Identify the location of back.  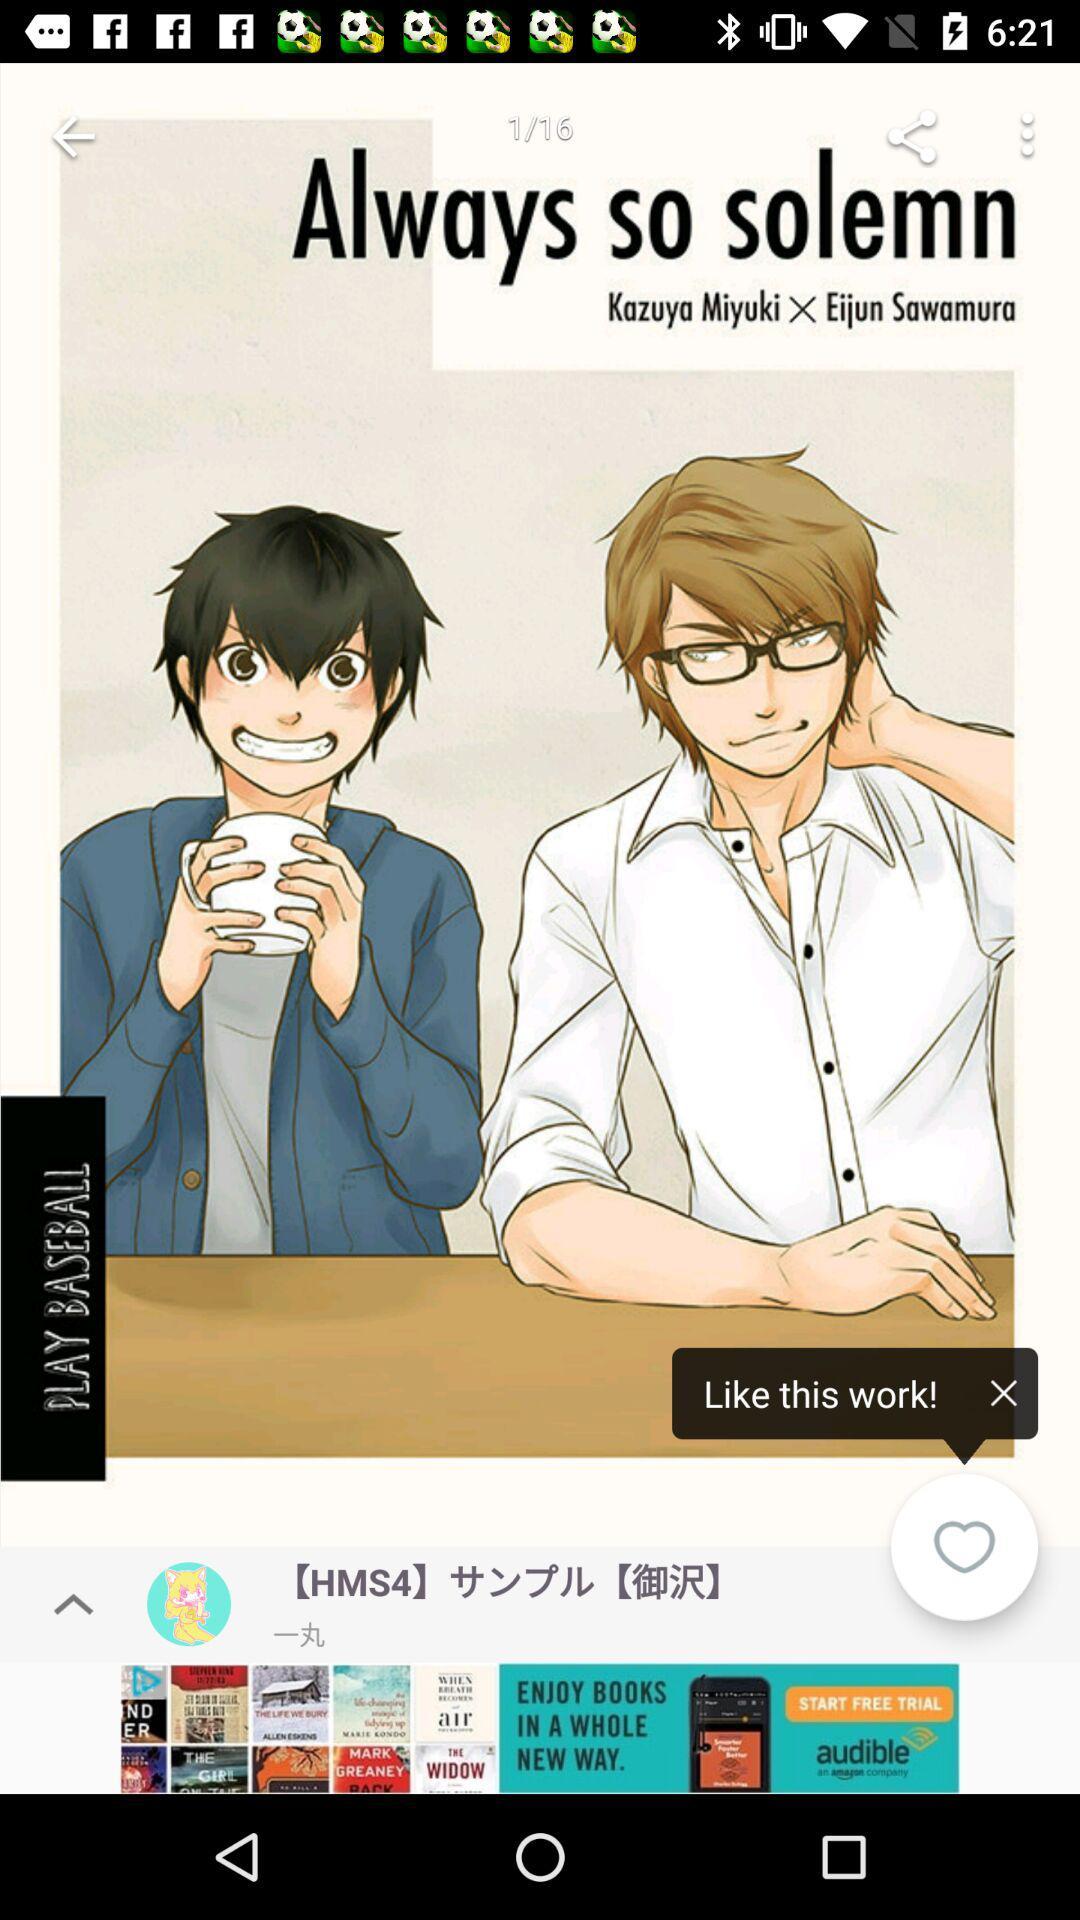
(72, 135).